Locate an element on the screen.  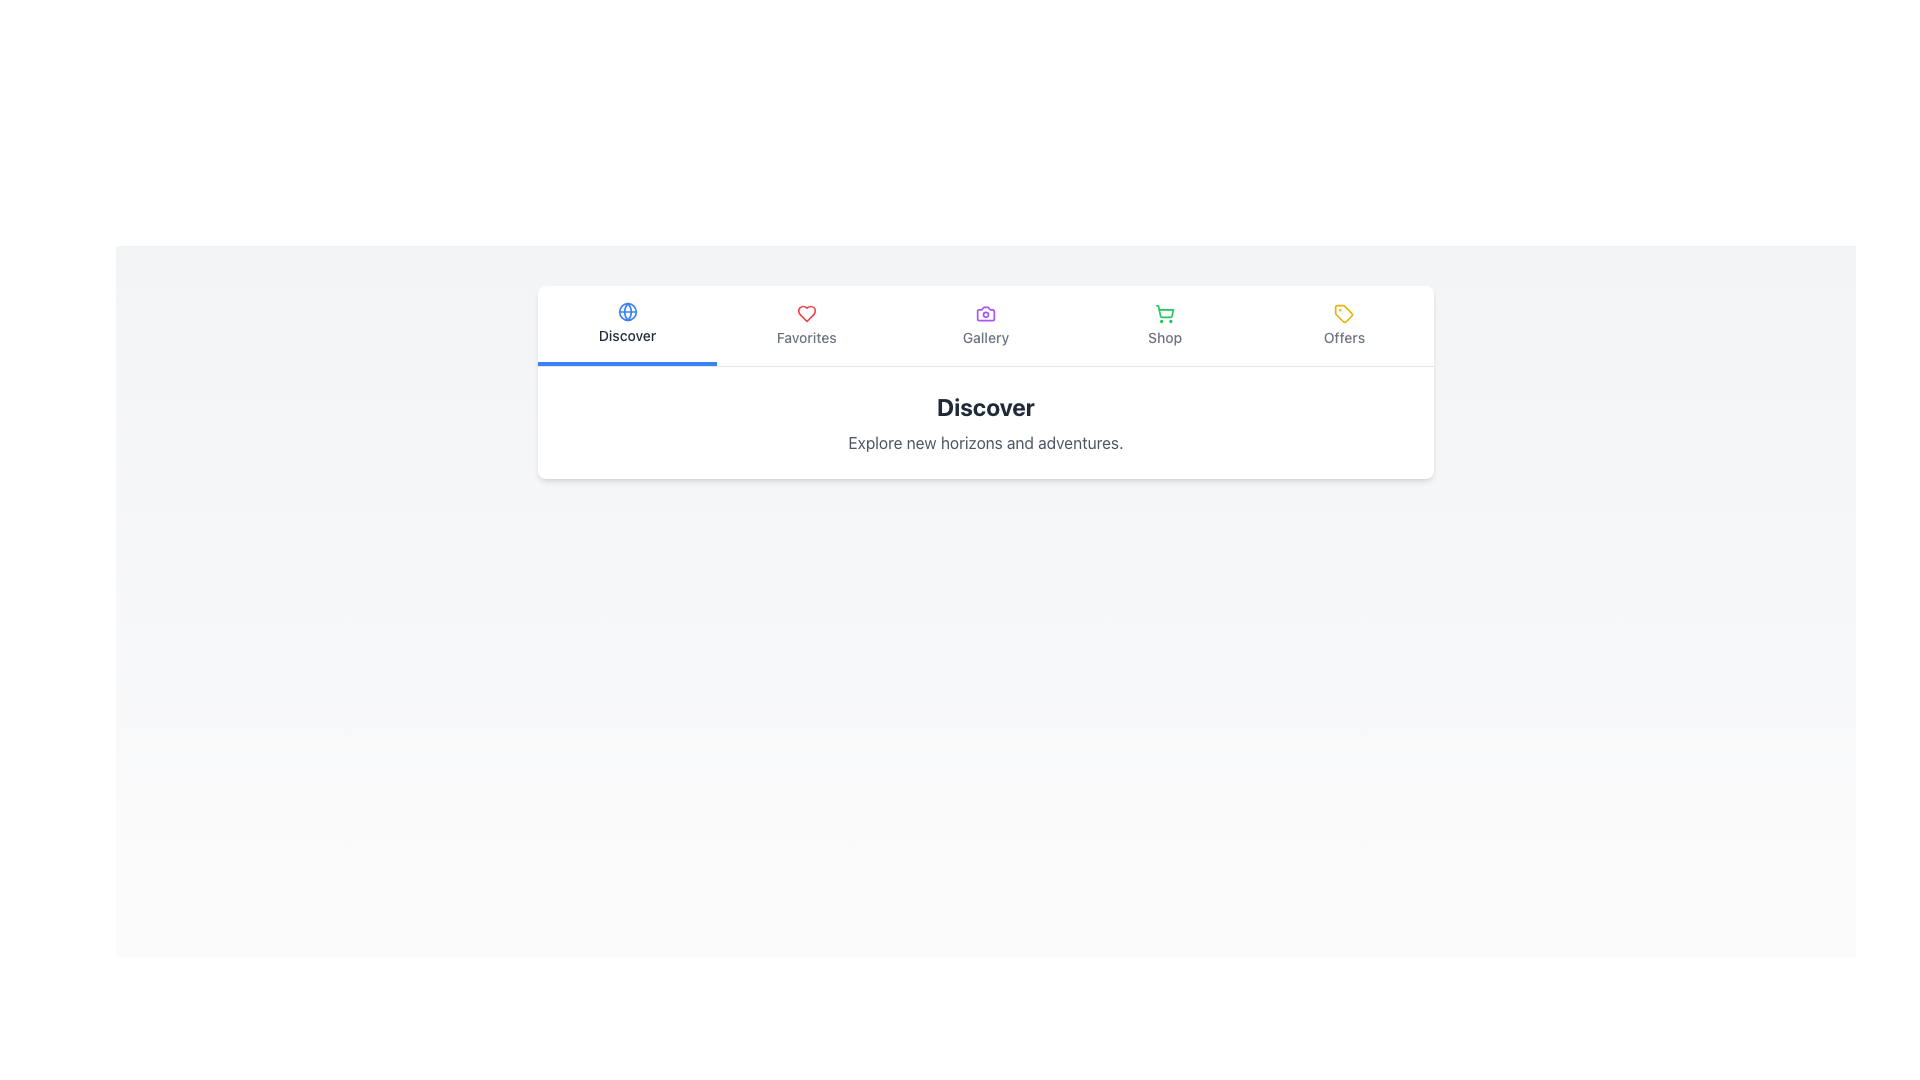
the green shopping cart icon located in the 'Shop' section of the navigation menu, which is centered horizontally between the 'Gallery' and 'Offers' tabs is located at coordinates (1165, 311).